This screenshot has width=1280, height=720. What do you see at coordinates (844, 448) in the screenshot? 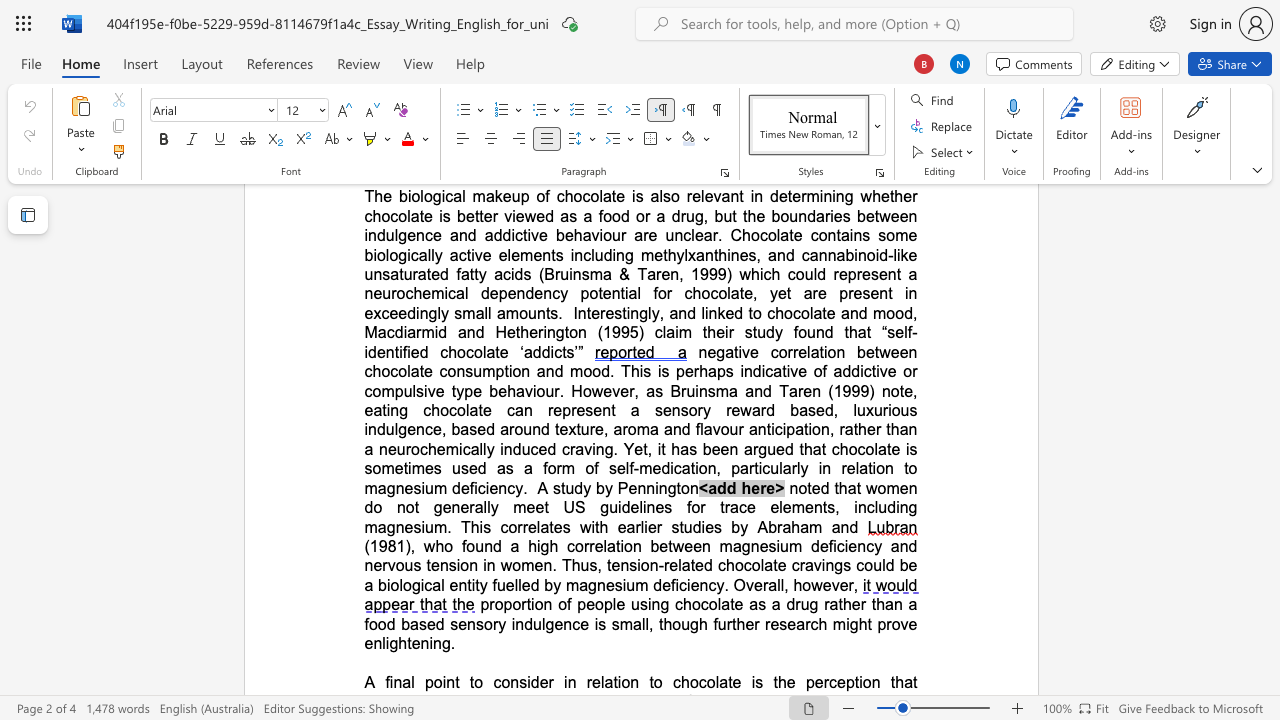
I see `the 6th character "h" in the text` at bounding box center [844, 448].